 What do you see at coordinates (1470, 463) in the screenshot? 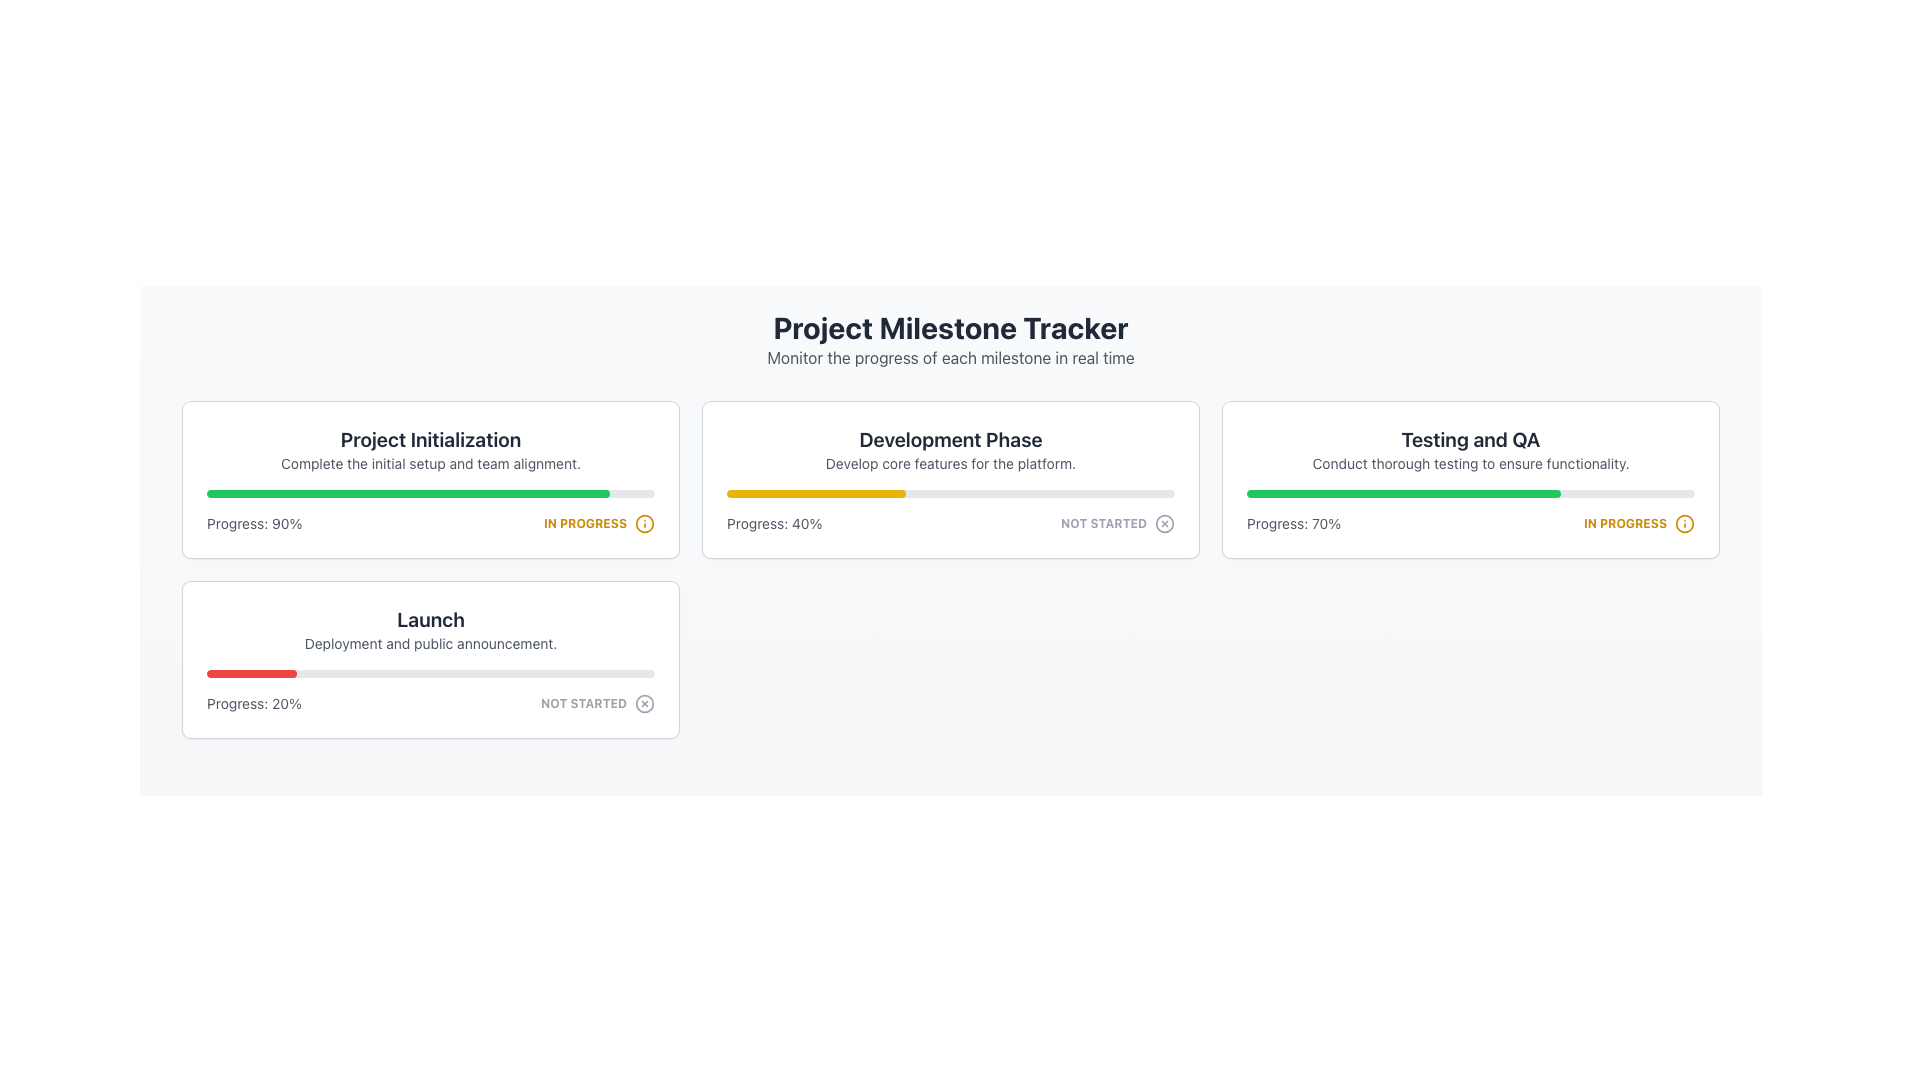
I see `text element that contains the concise description 'Conduct thorough testing to ensure functionality,' which is styled in a smaller font and gray tone, located below the heading 'Testing and QA.'` at bounding box center [1470, 463].